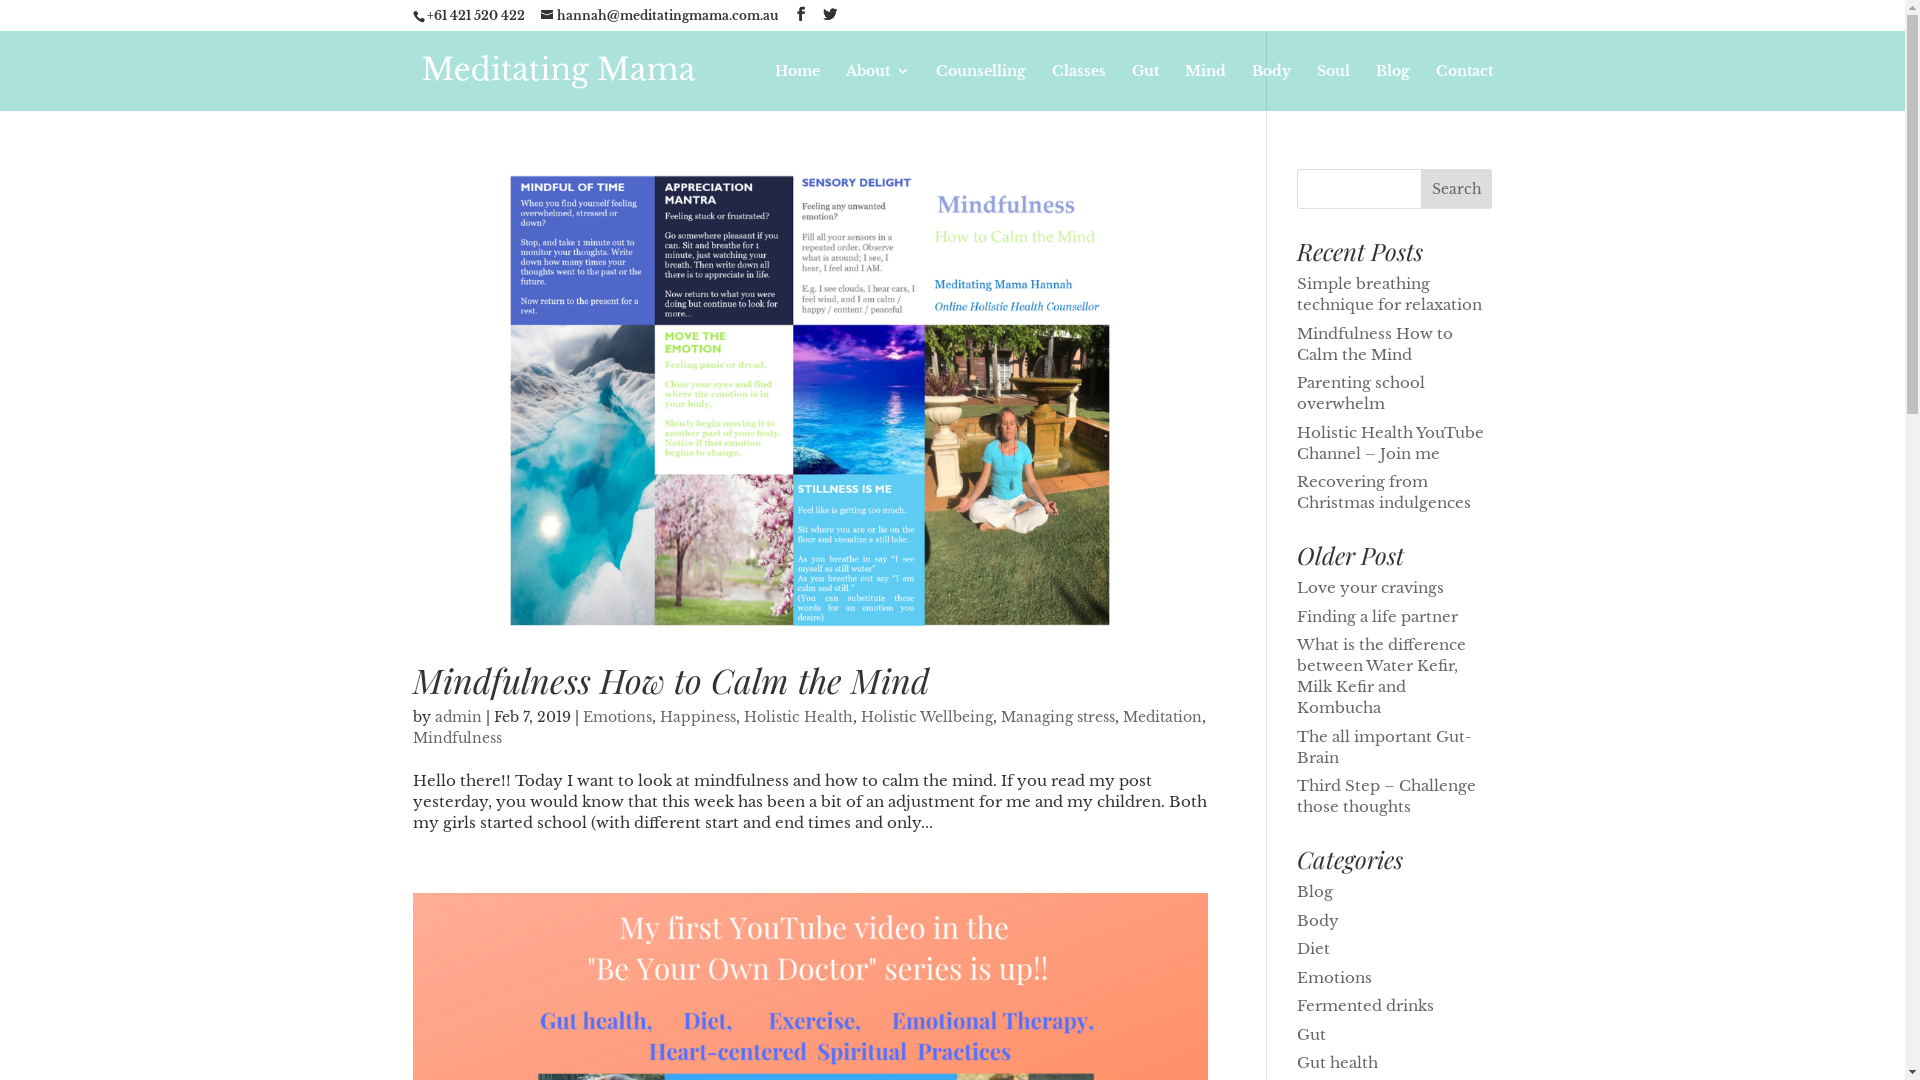 The width and height of the screenshot is (1920, 1080). Describe the element at coordinates (980, 86) in the screenshot. I see `'Counselling'` at that location.